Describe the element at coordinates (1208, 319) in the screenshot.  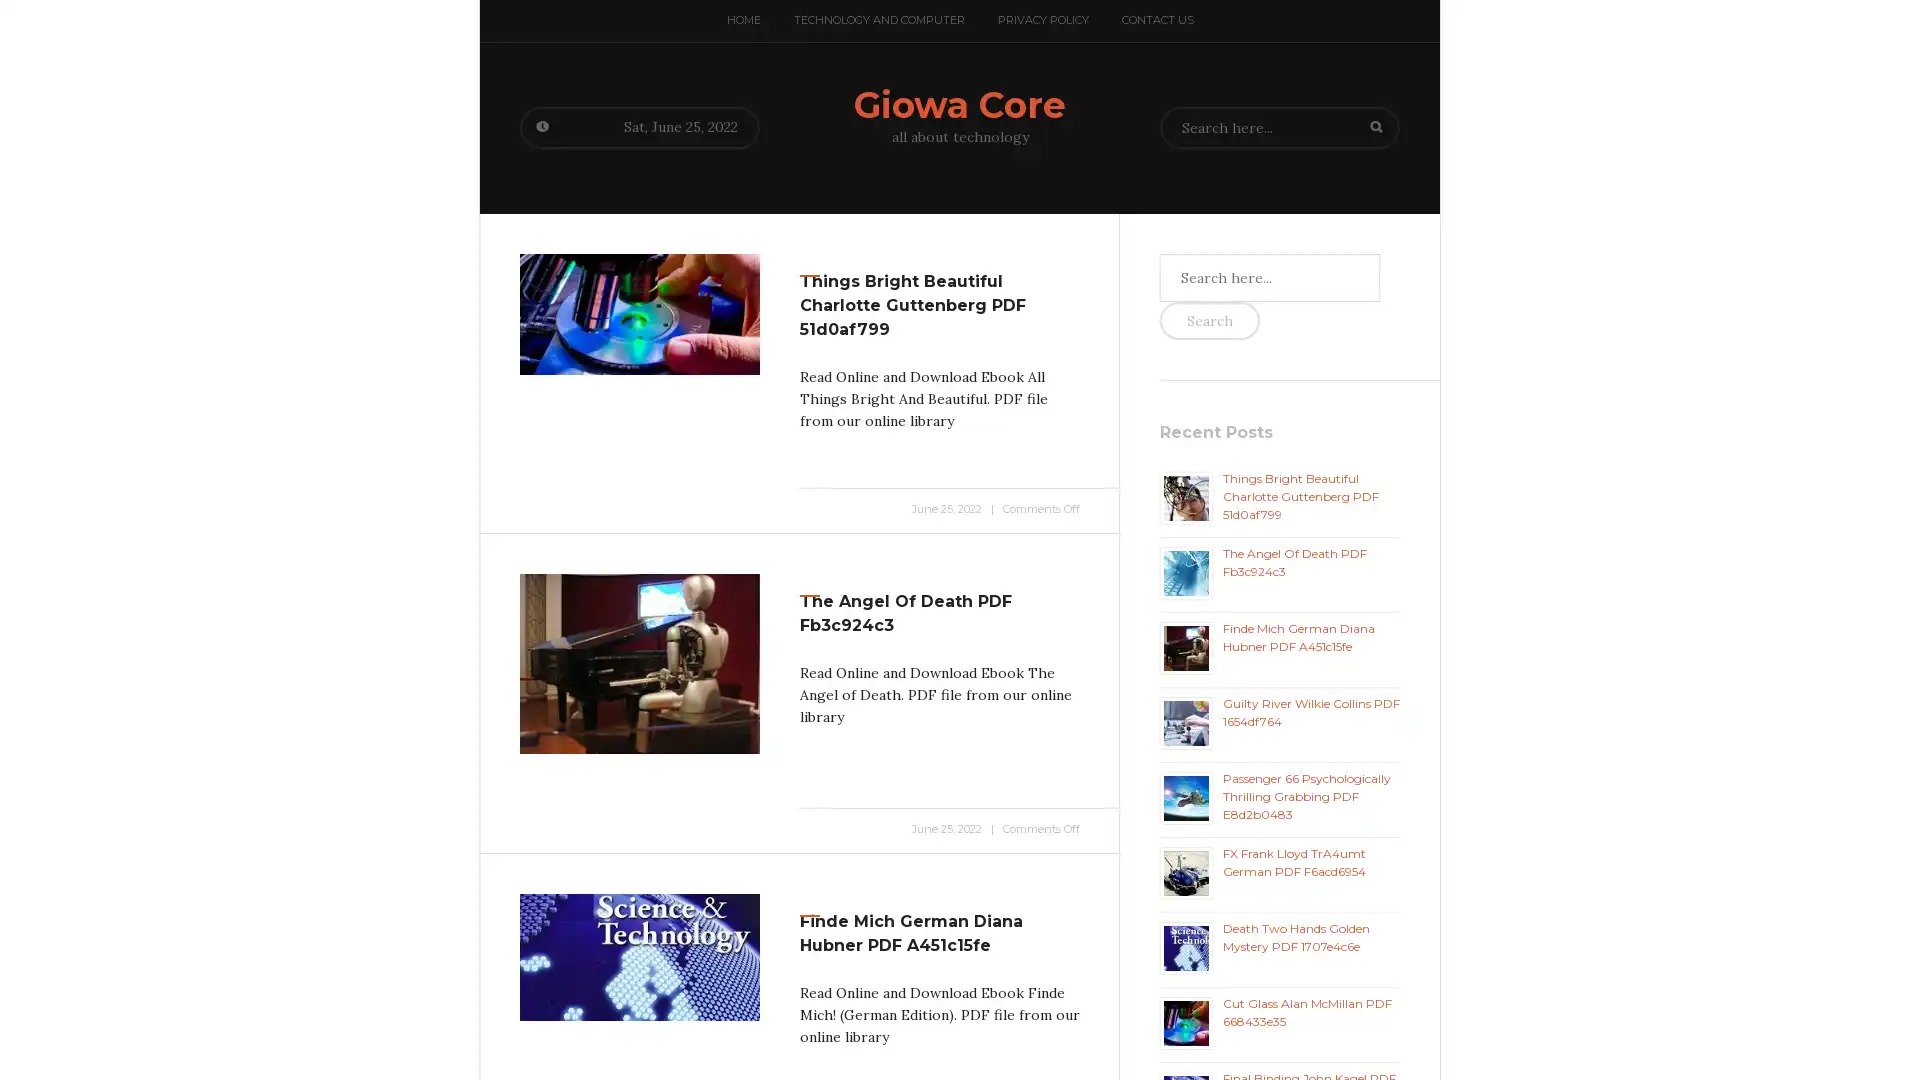
I see `Search` at that location.